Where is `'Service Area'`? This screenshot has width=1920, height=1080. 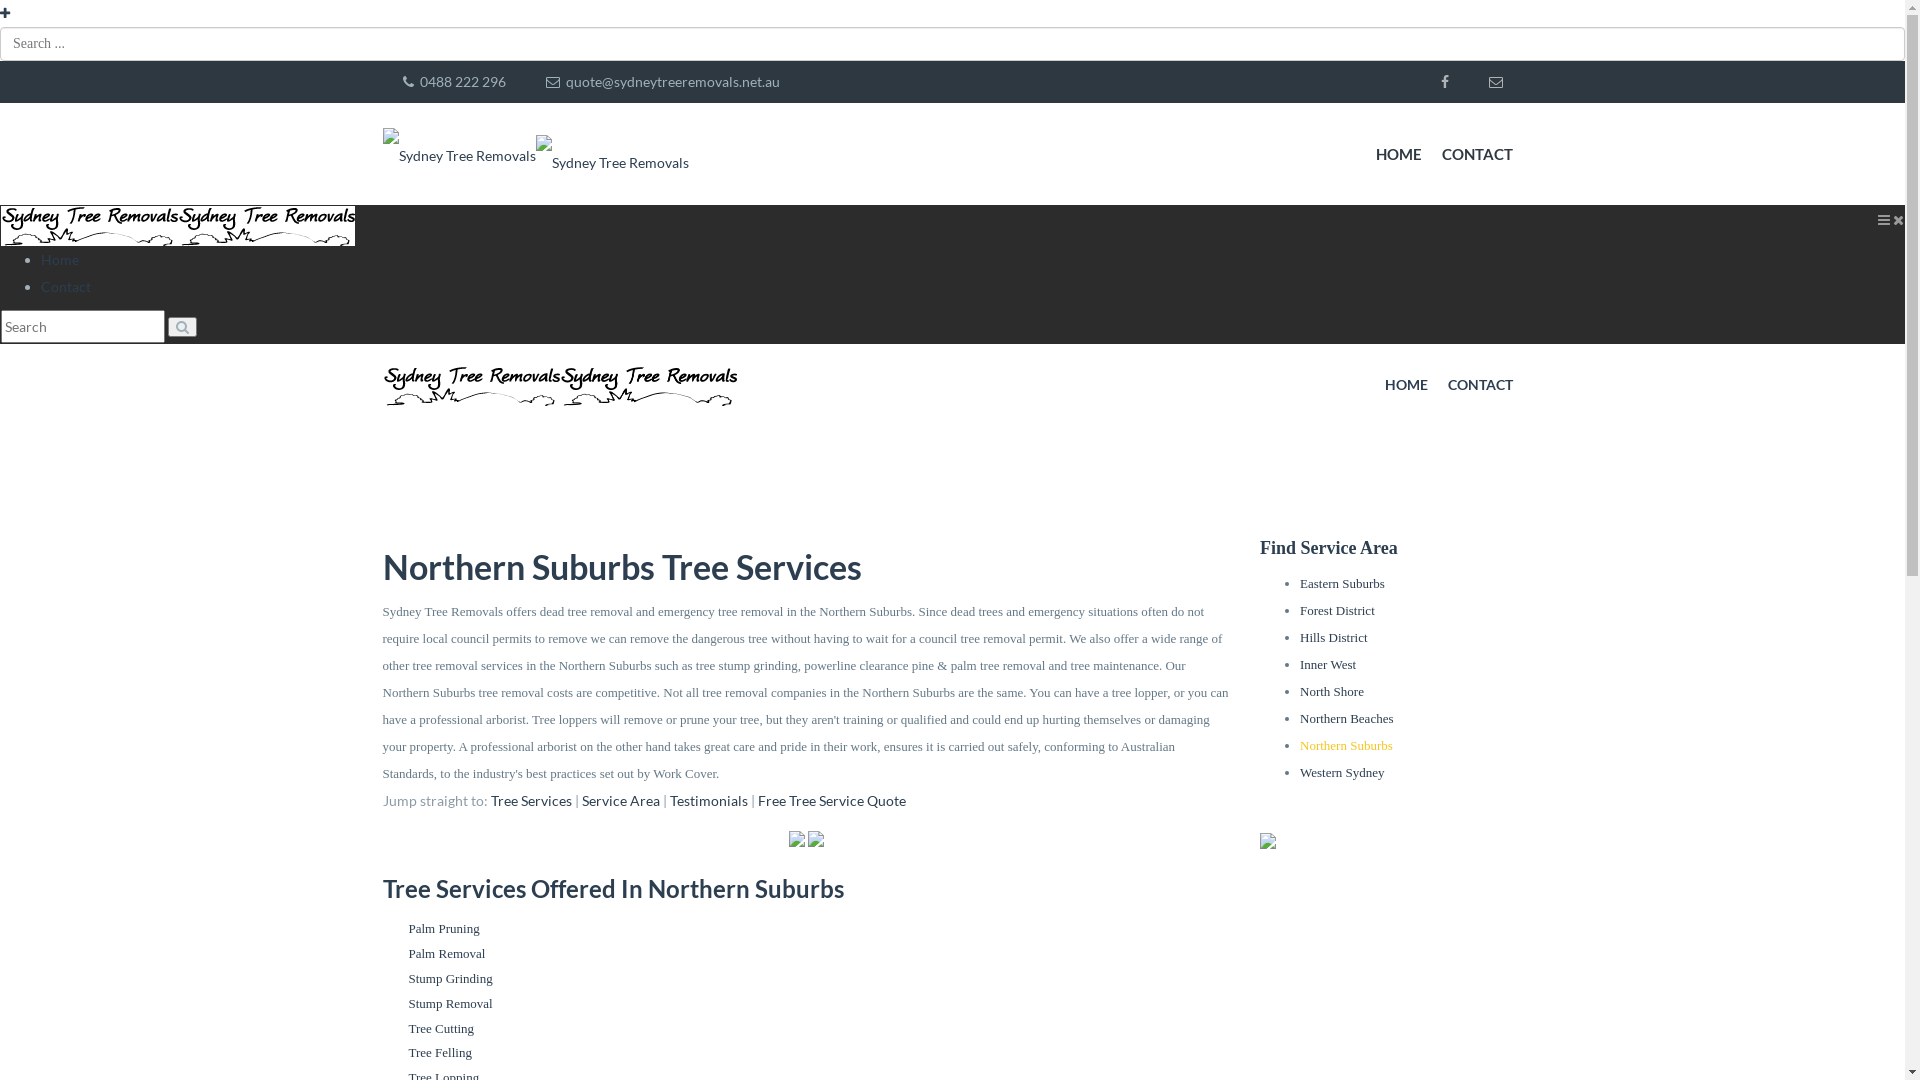 'Service Area' is located at coordinates (619, 799).